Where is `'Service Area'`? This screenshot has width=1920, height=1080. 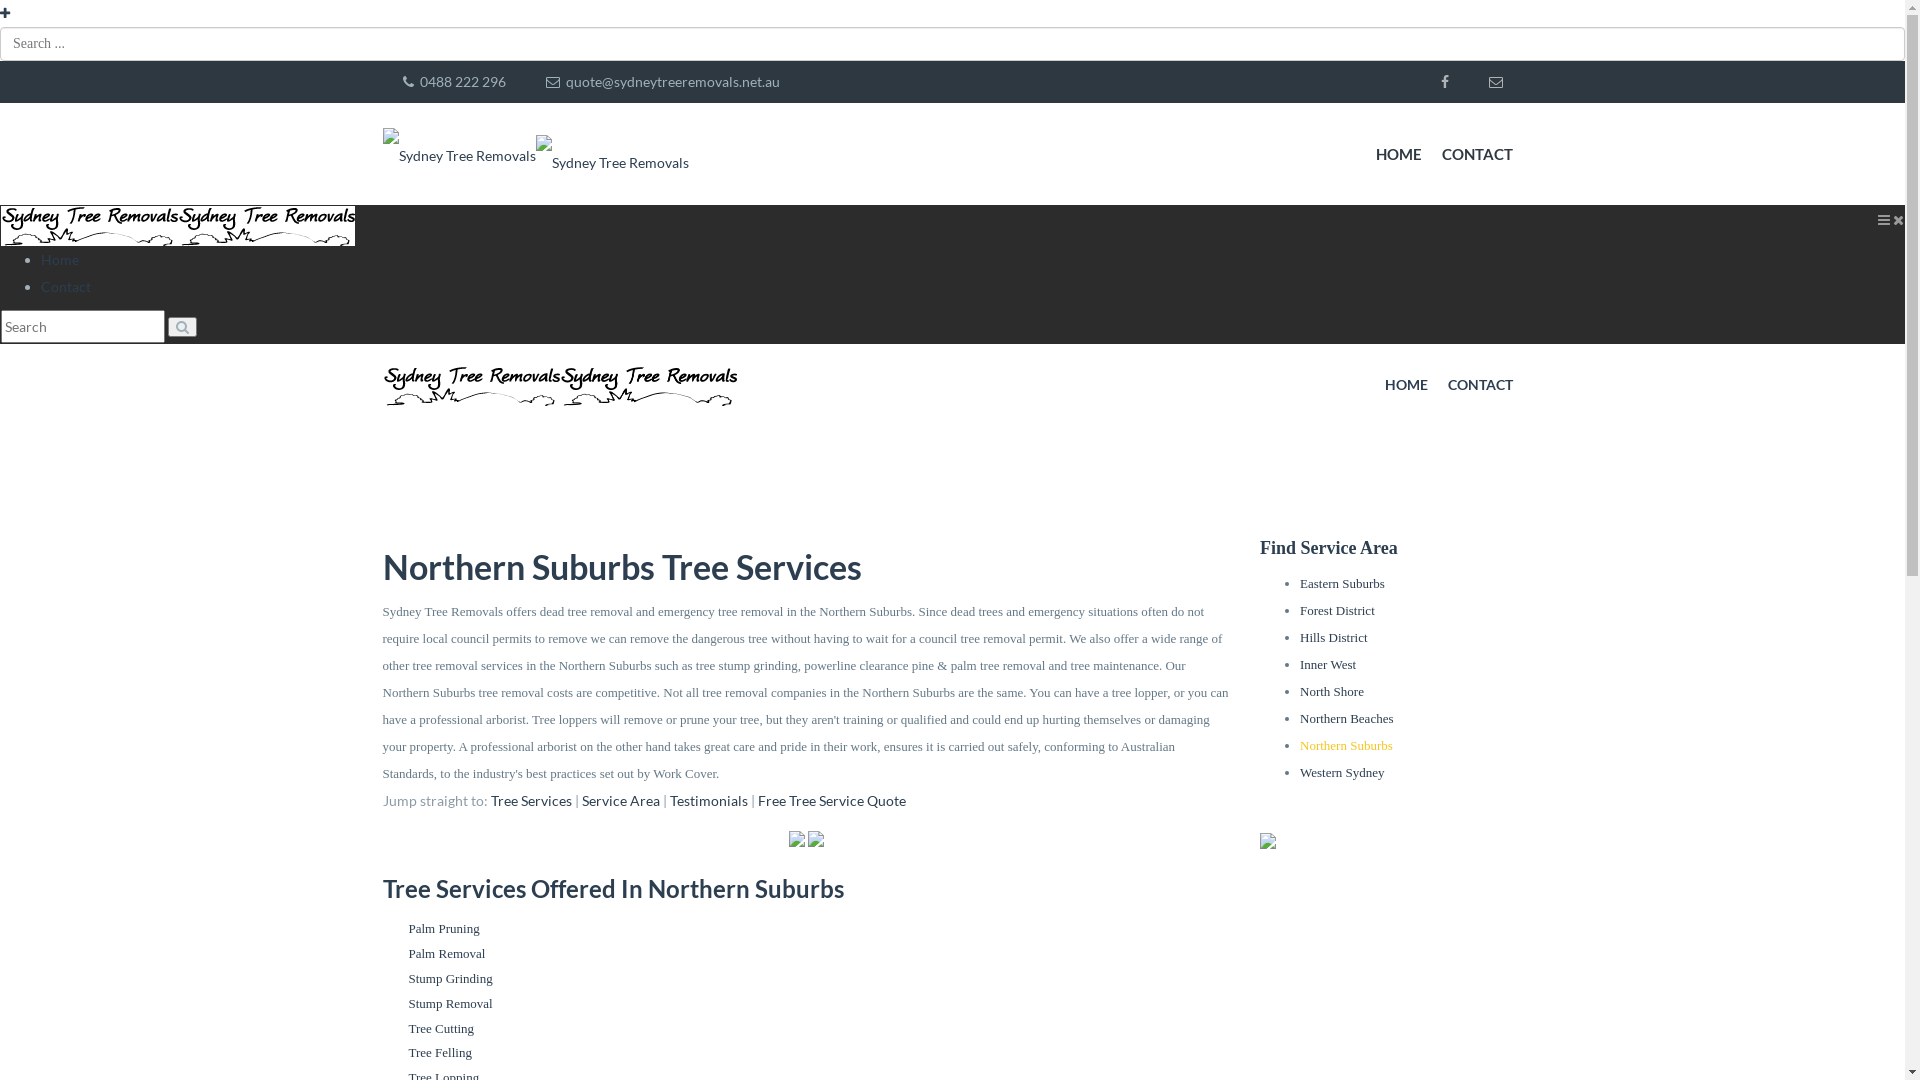 'Service Area' is located at coordinates (619, 799).